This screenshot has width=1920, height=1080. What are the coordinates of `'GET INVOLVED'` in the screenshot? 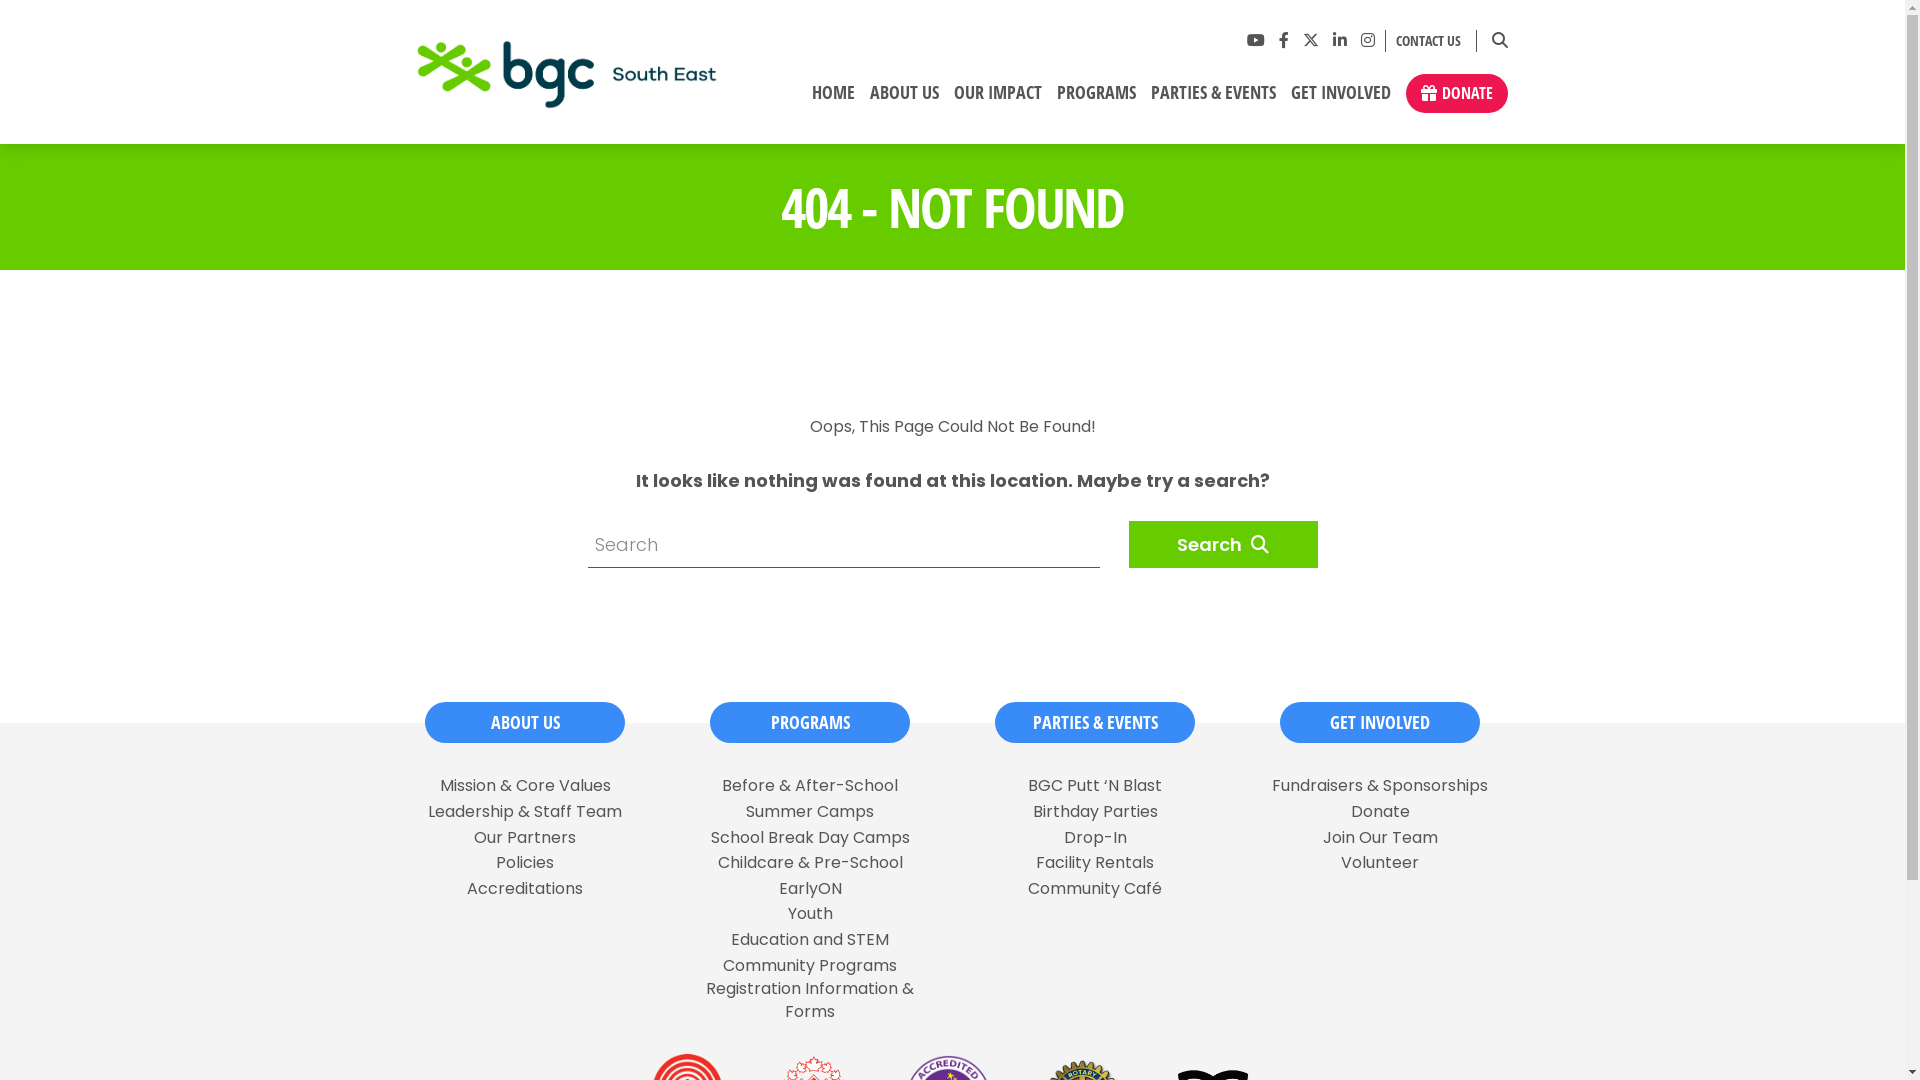 It's located at (1379, 722).